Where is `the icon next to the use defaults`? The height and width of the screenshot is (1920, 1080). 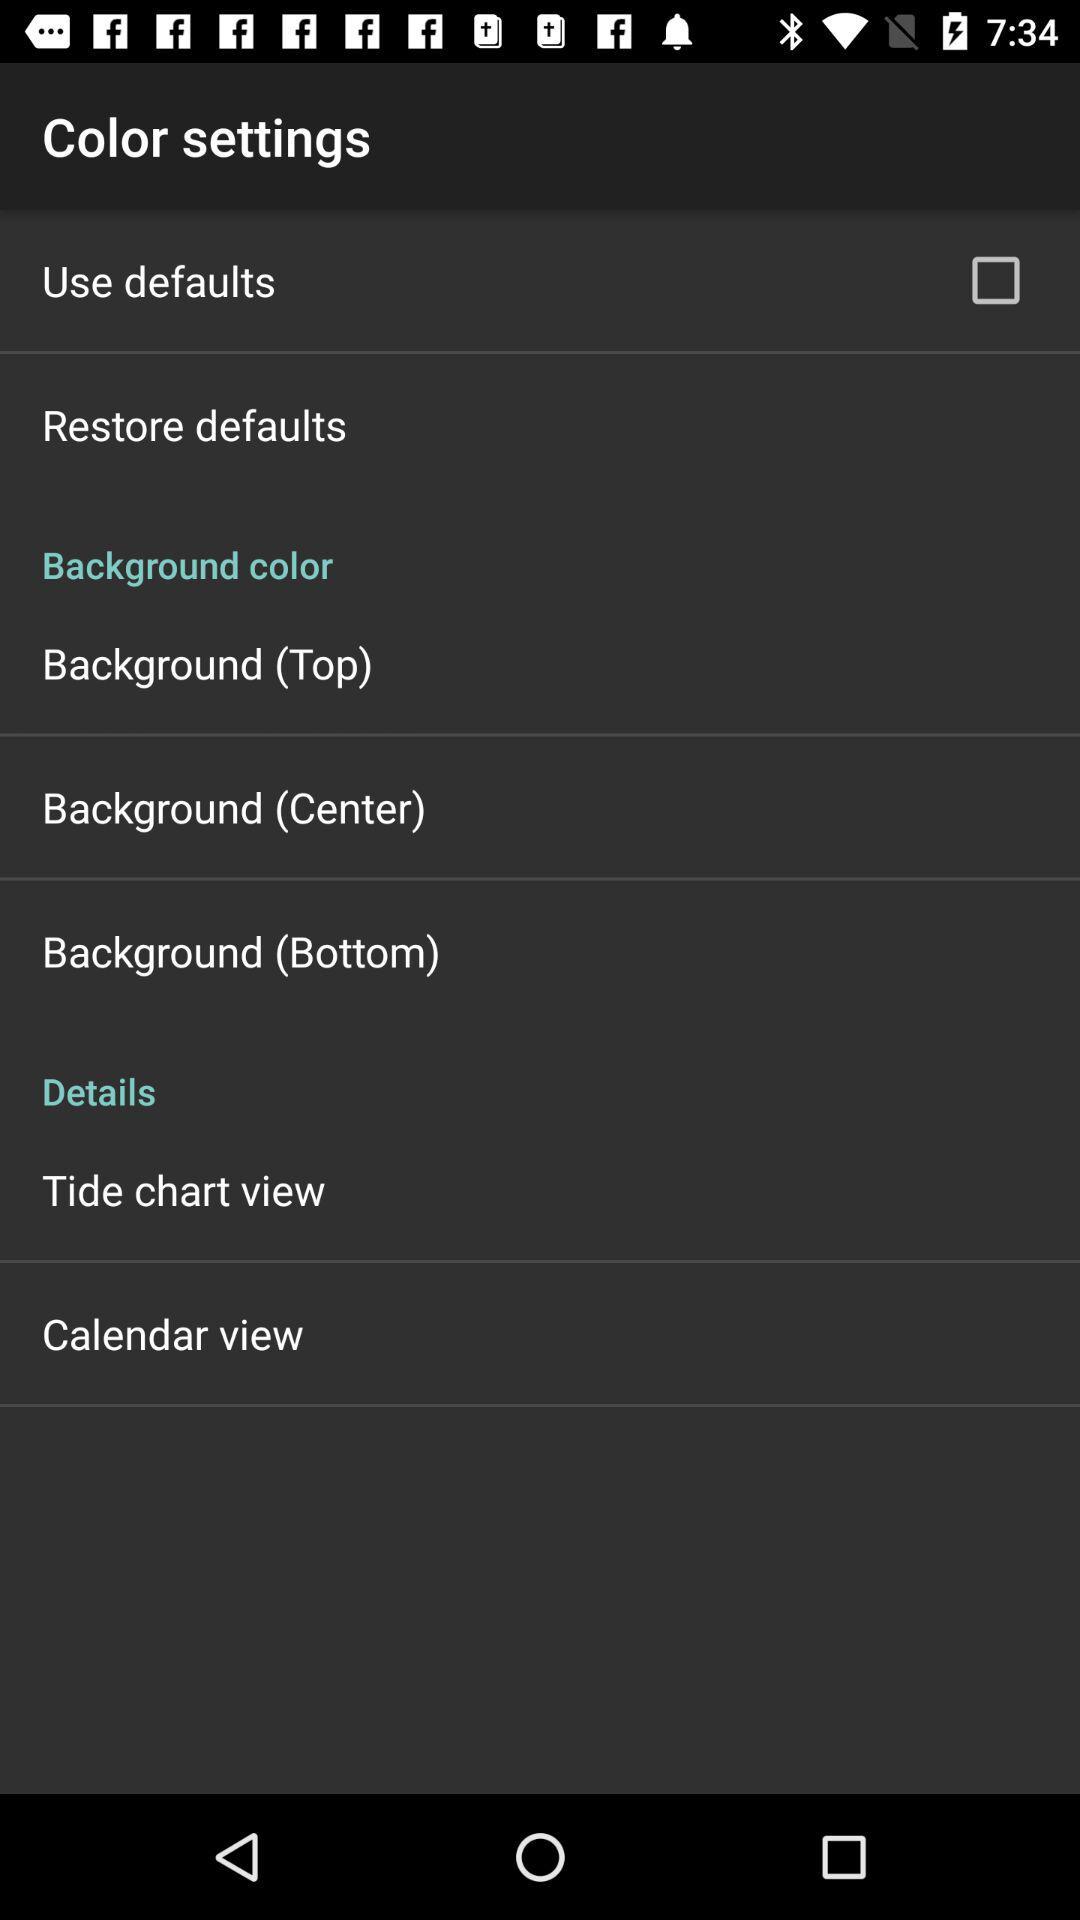 the icon next to the use defaults is located at coordinates (995, 279).